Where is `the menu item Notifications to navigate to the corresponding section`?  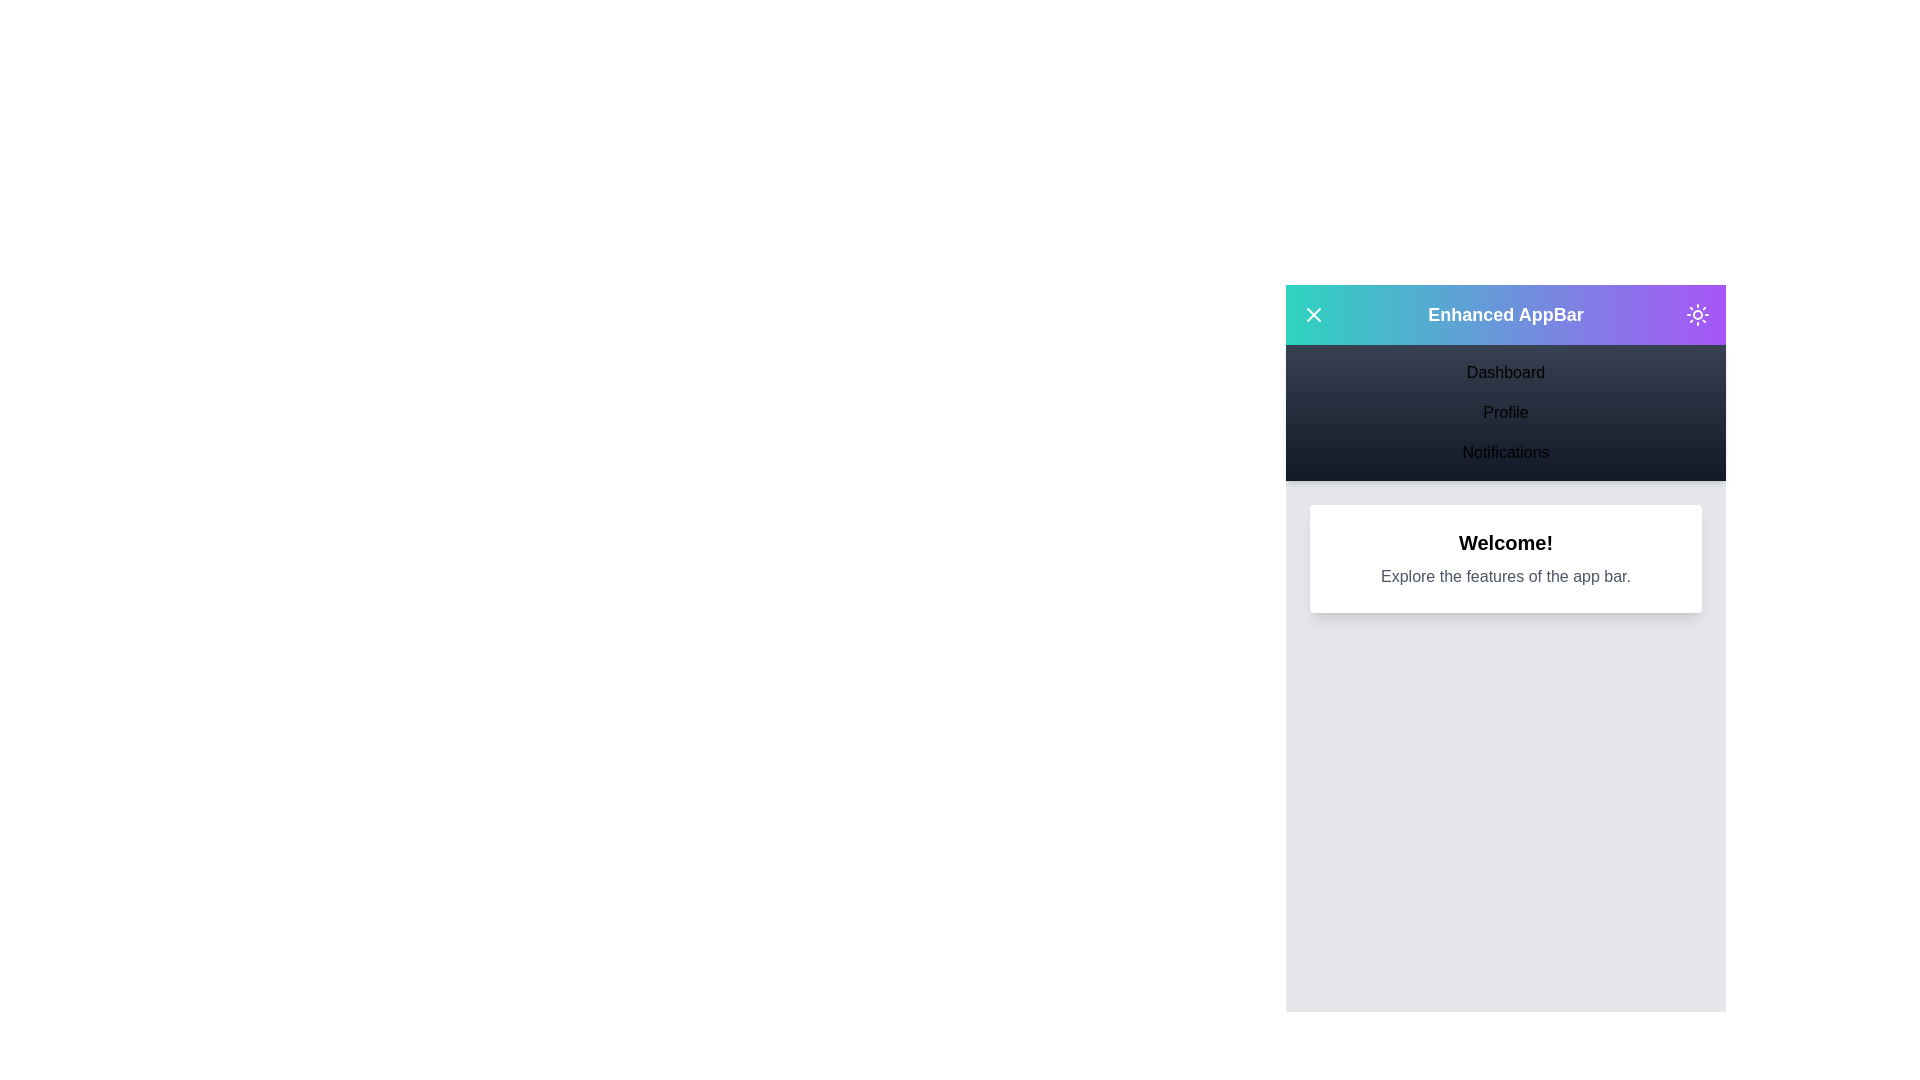
the menu item Notifications to navigate to the corresponding section is located at coordinates (1506, 452).